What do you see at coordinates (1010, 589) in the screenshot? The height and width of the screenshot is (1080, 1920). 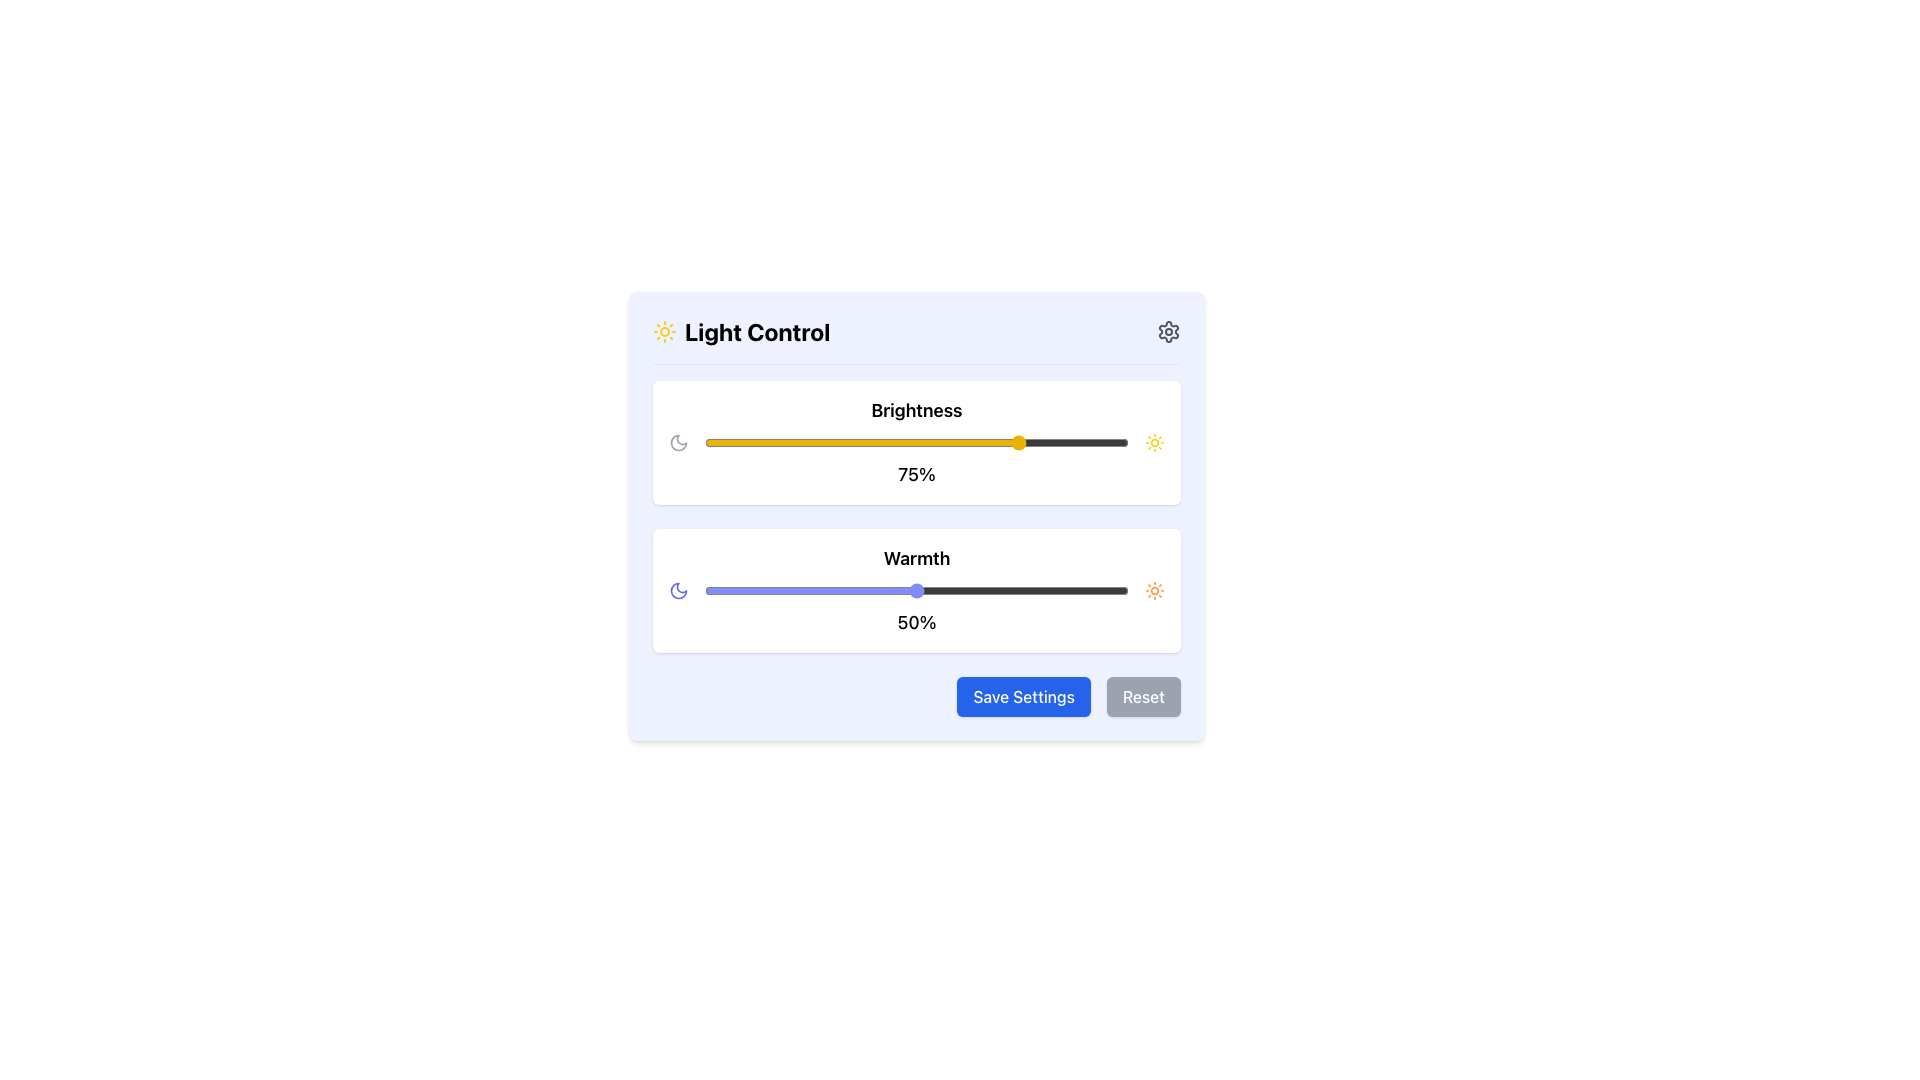 I see `warmth` at bounding box center [1010, 589].